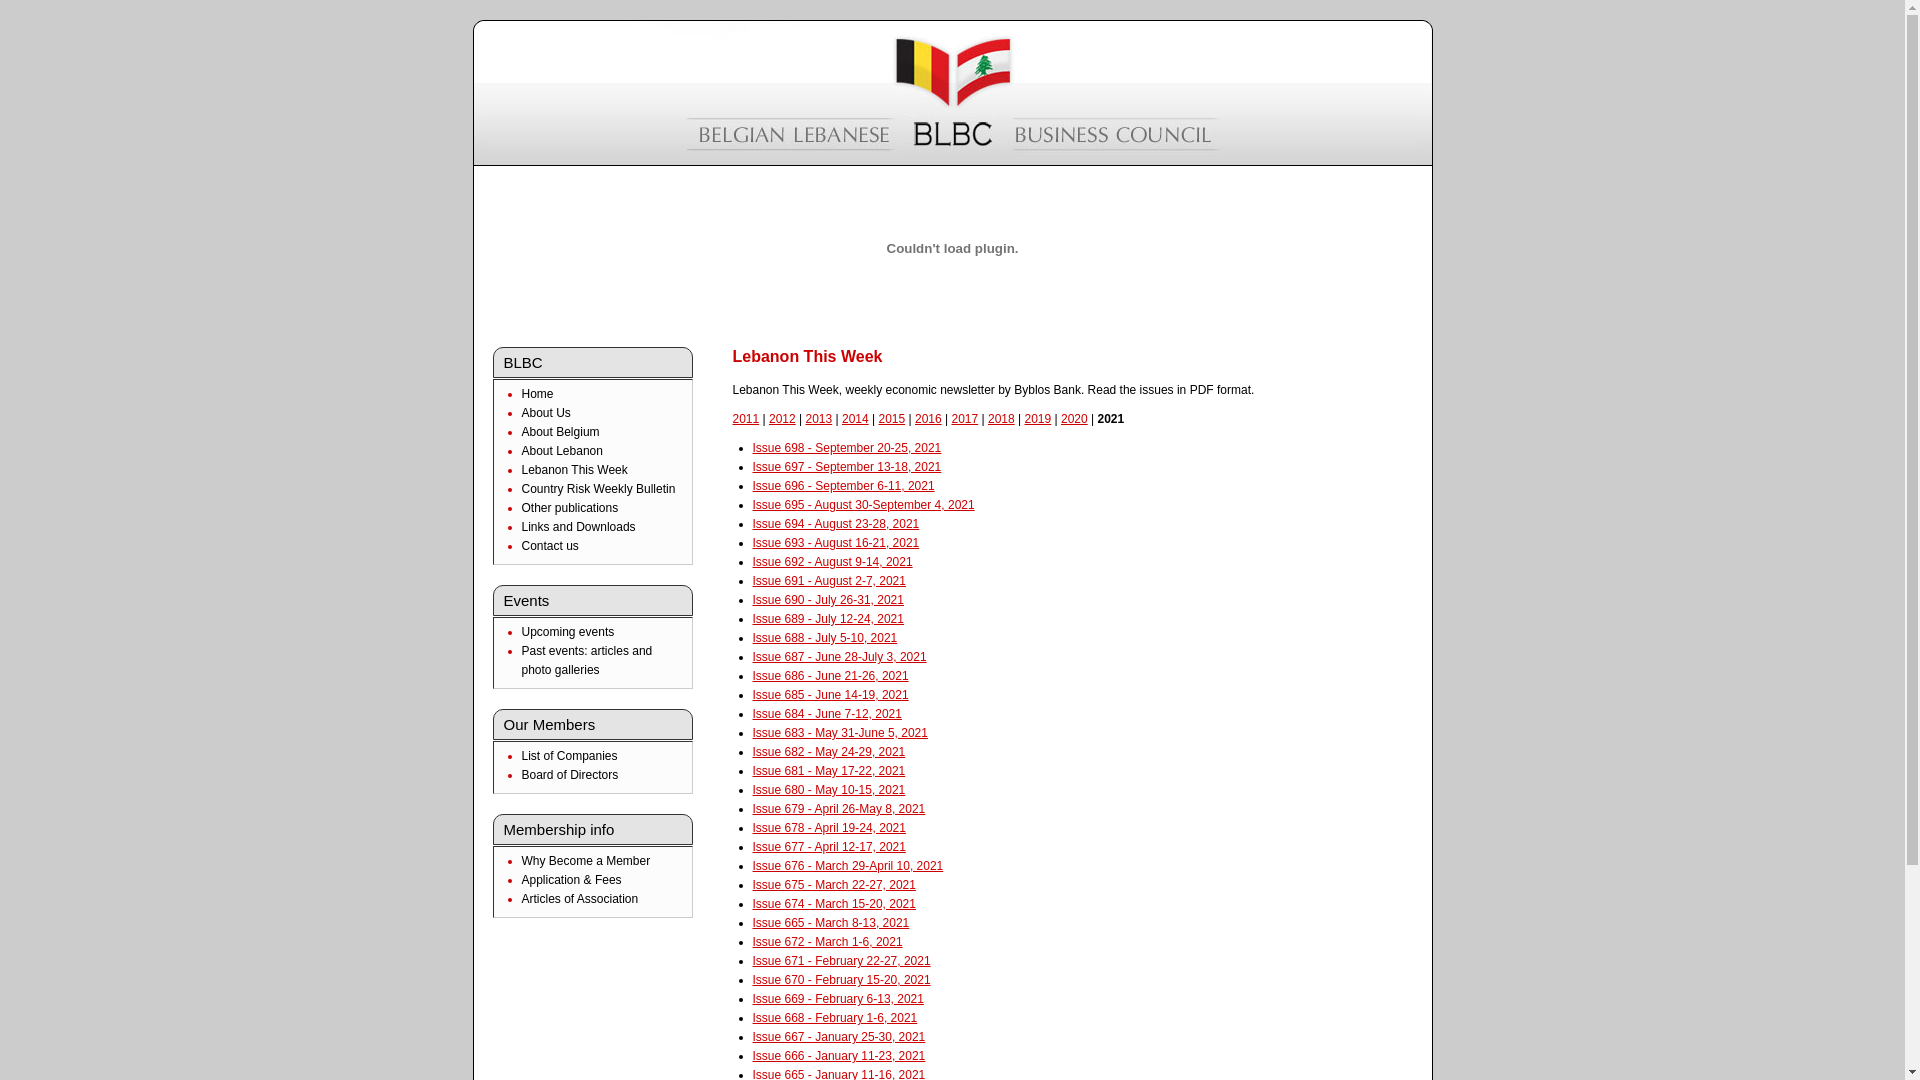  I want to click on 'Issue 665 - March 8-13, 2021', so click(830, 922).